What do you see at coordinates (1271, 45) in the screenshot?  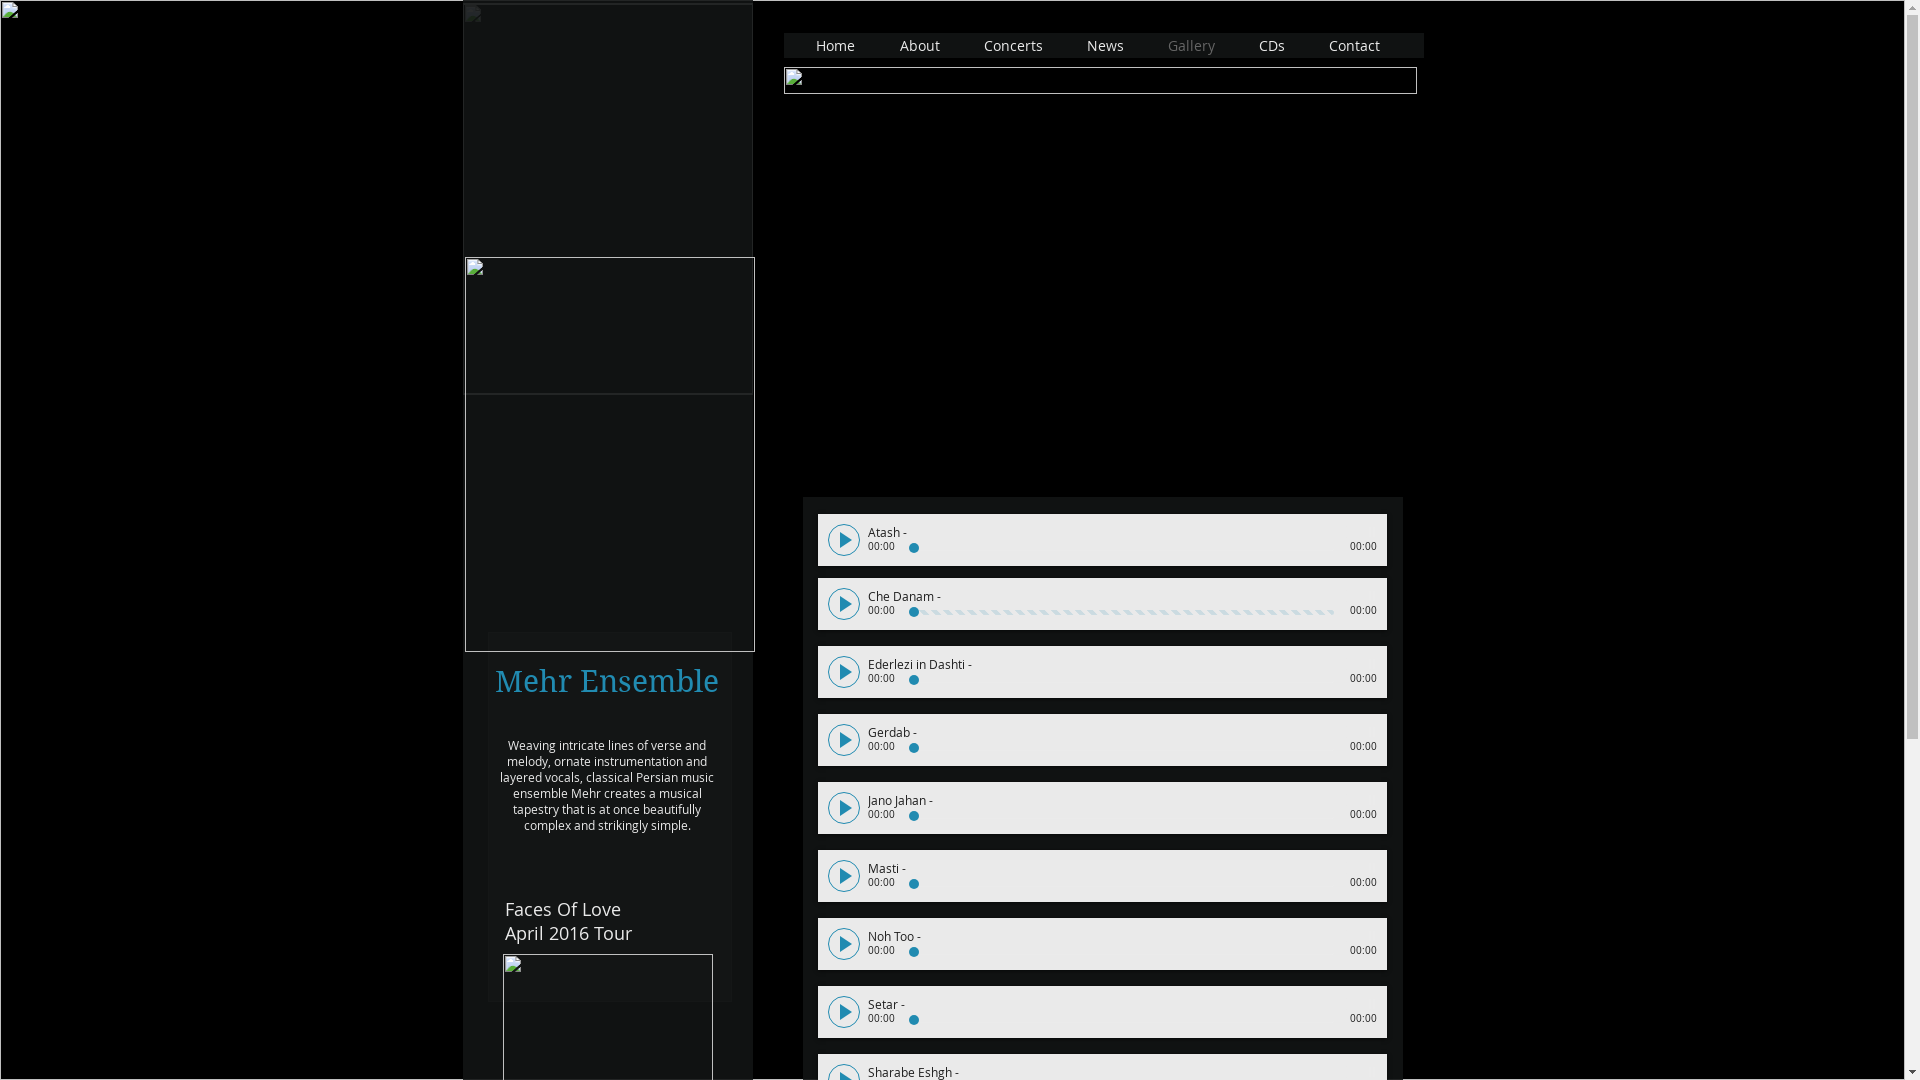 I see `'CDs'` at bounding box center [1271, 45].